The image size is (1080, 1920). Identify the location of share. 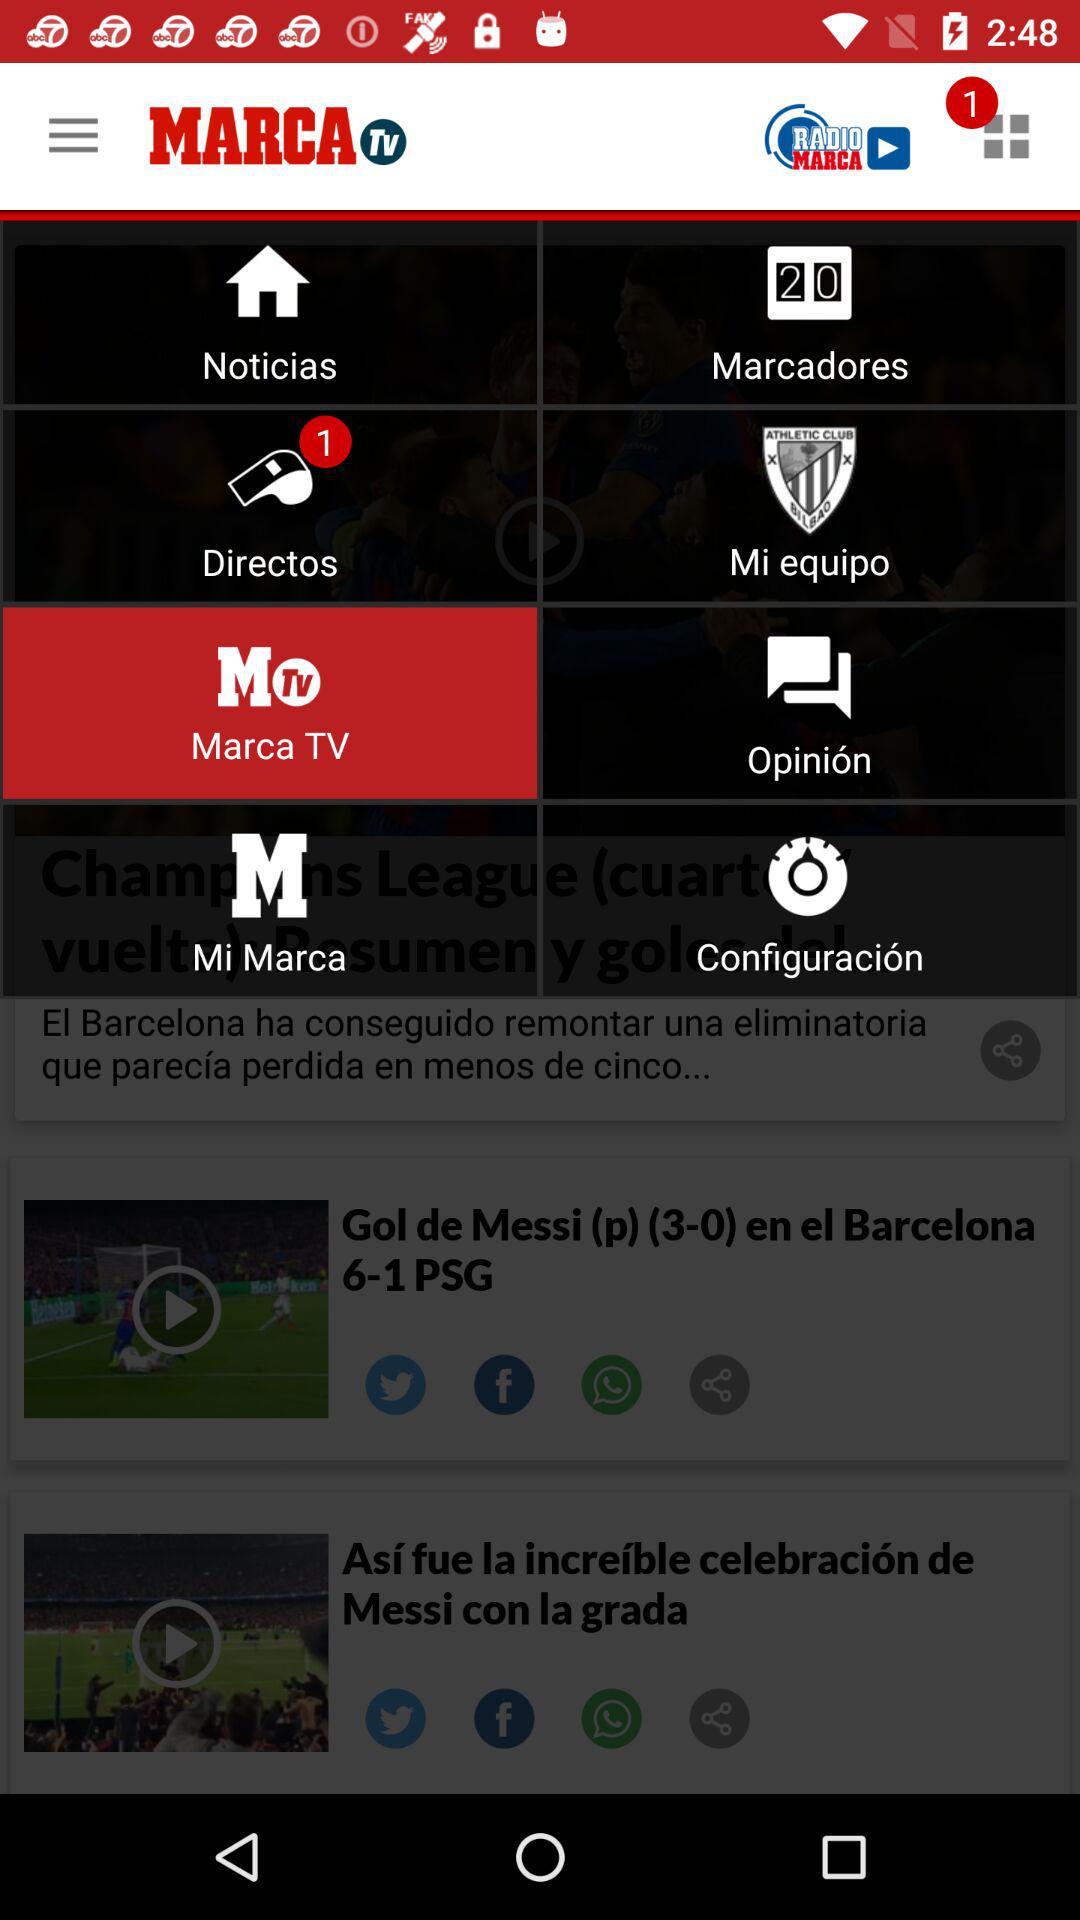
(396, 1717).